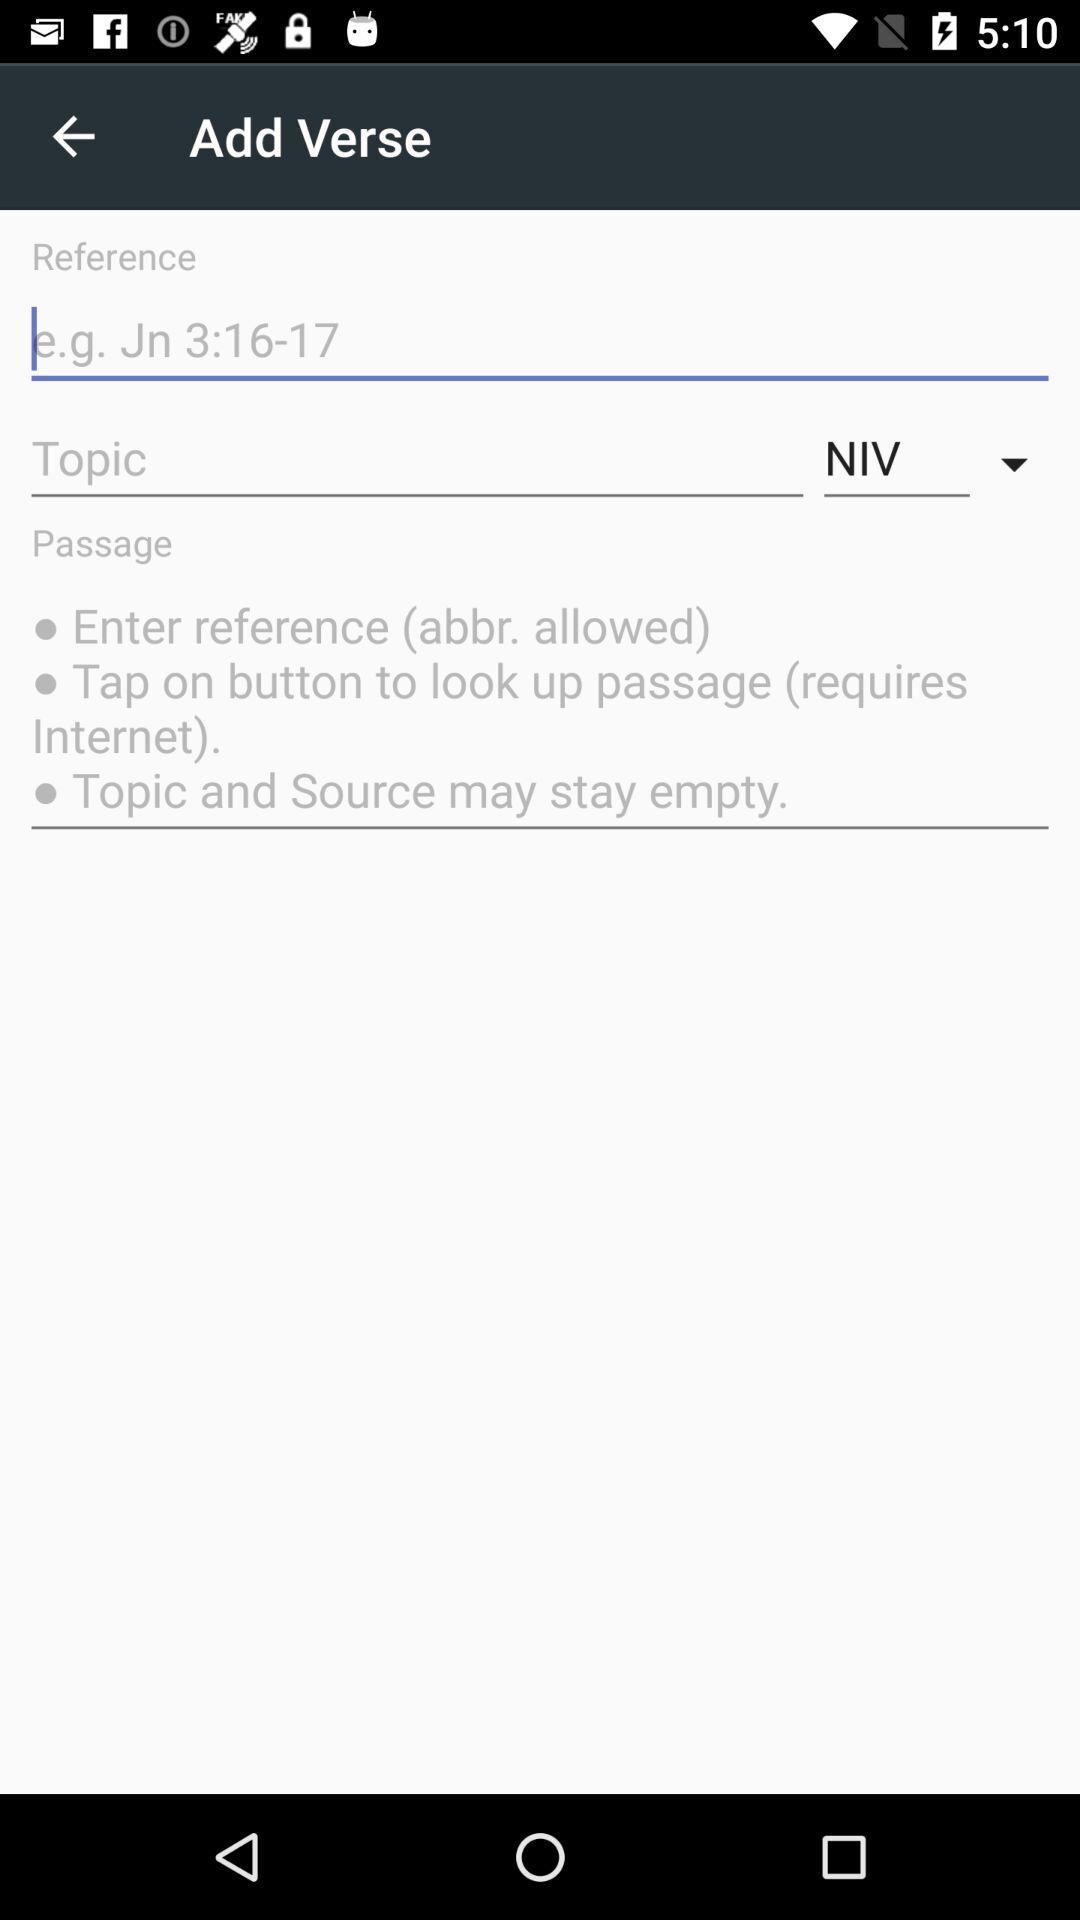  I want to click on the expand_more icon, so click(1019, 457).